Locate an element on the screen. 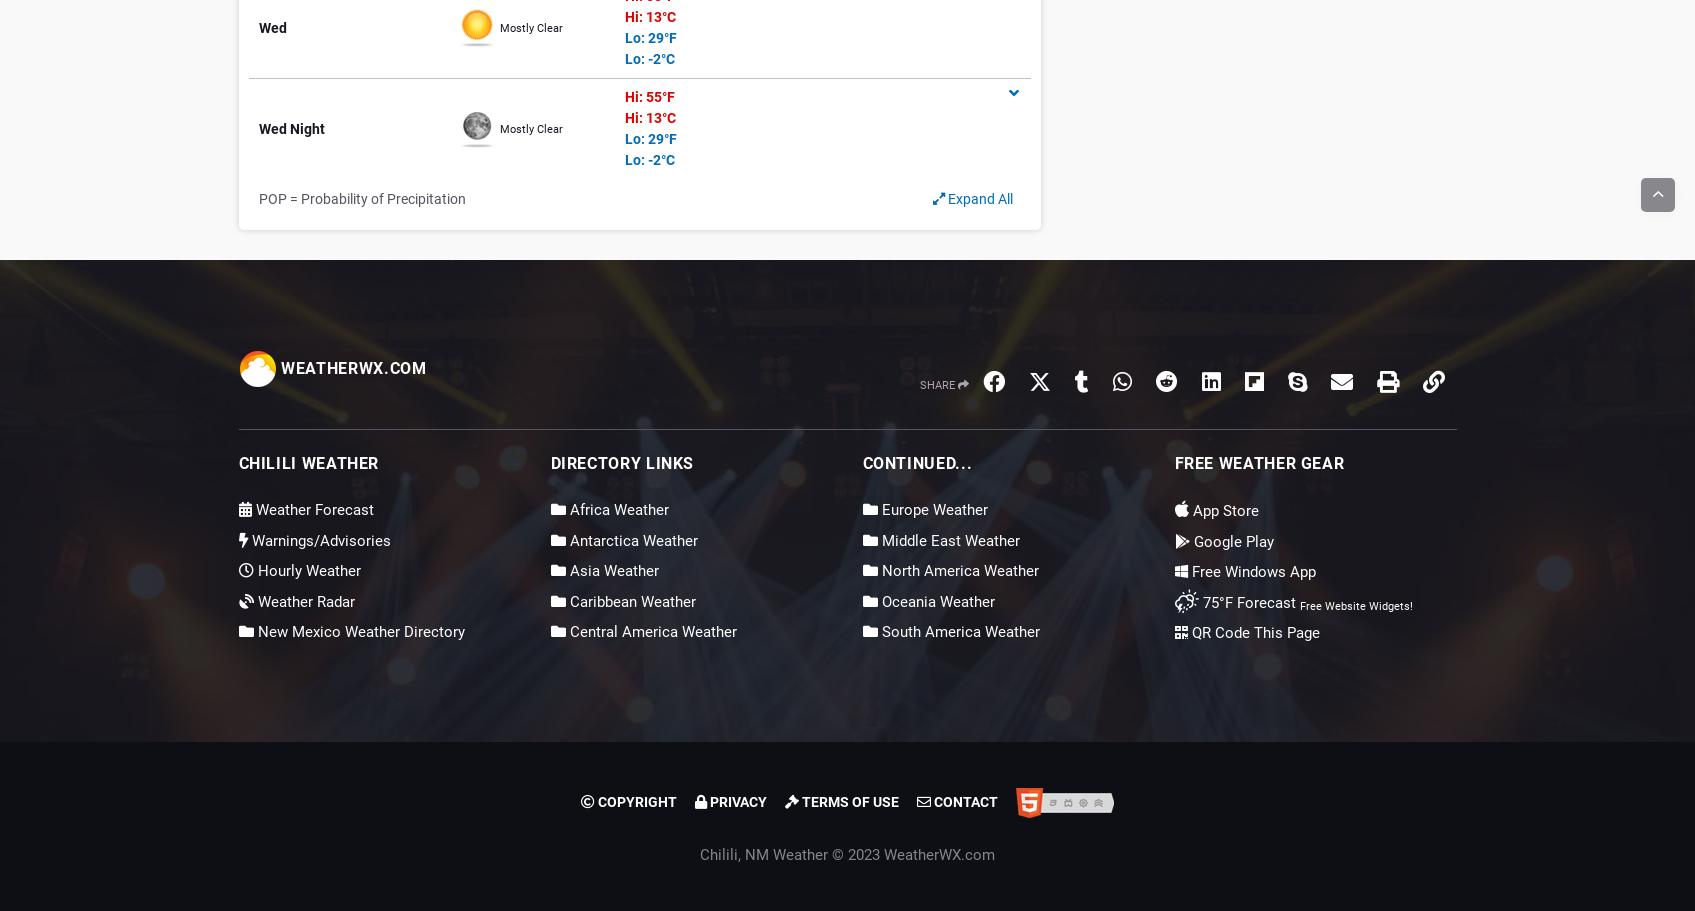 Image resolution: width=1695 pixels, height=911 pixels. 'Expand All' is located at coordinates (978, 197).